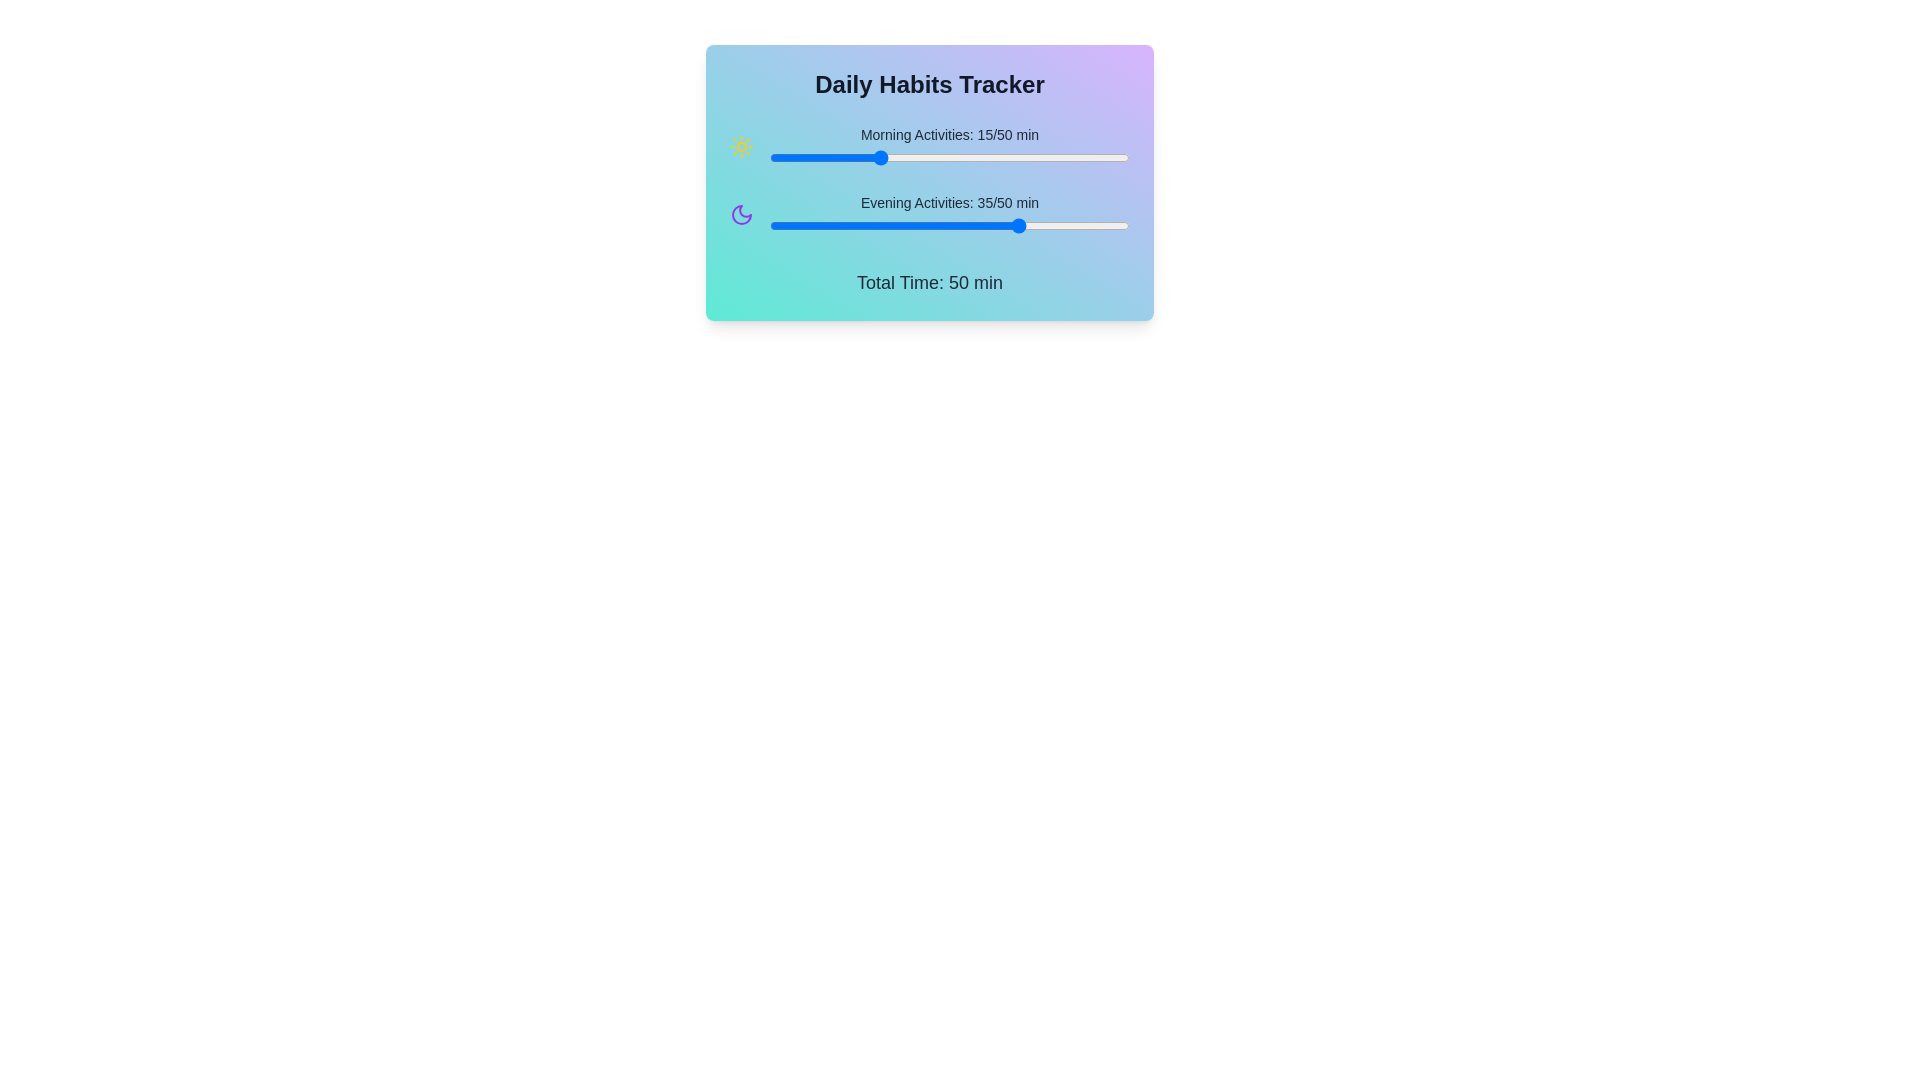 Image resolution: width=1920 pixels, height=1080 pixels. Describe the element at coordinates (949, 135) in the screenshot. I see `the informational text label that indicates the progress of morning activities, which is located above the horizontal progress bar in the 'Daily Habits Tracker' card layout` at that location.